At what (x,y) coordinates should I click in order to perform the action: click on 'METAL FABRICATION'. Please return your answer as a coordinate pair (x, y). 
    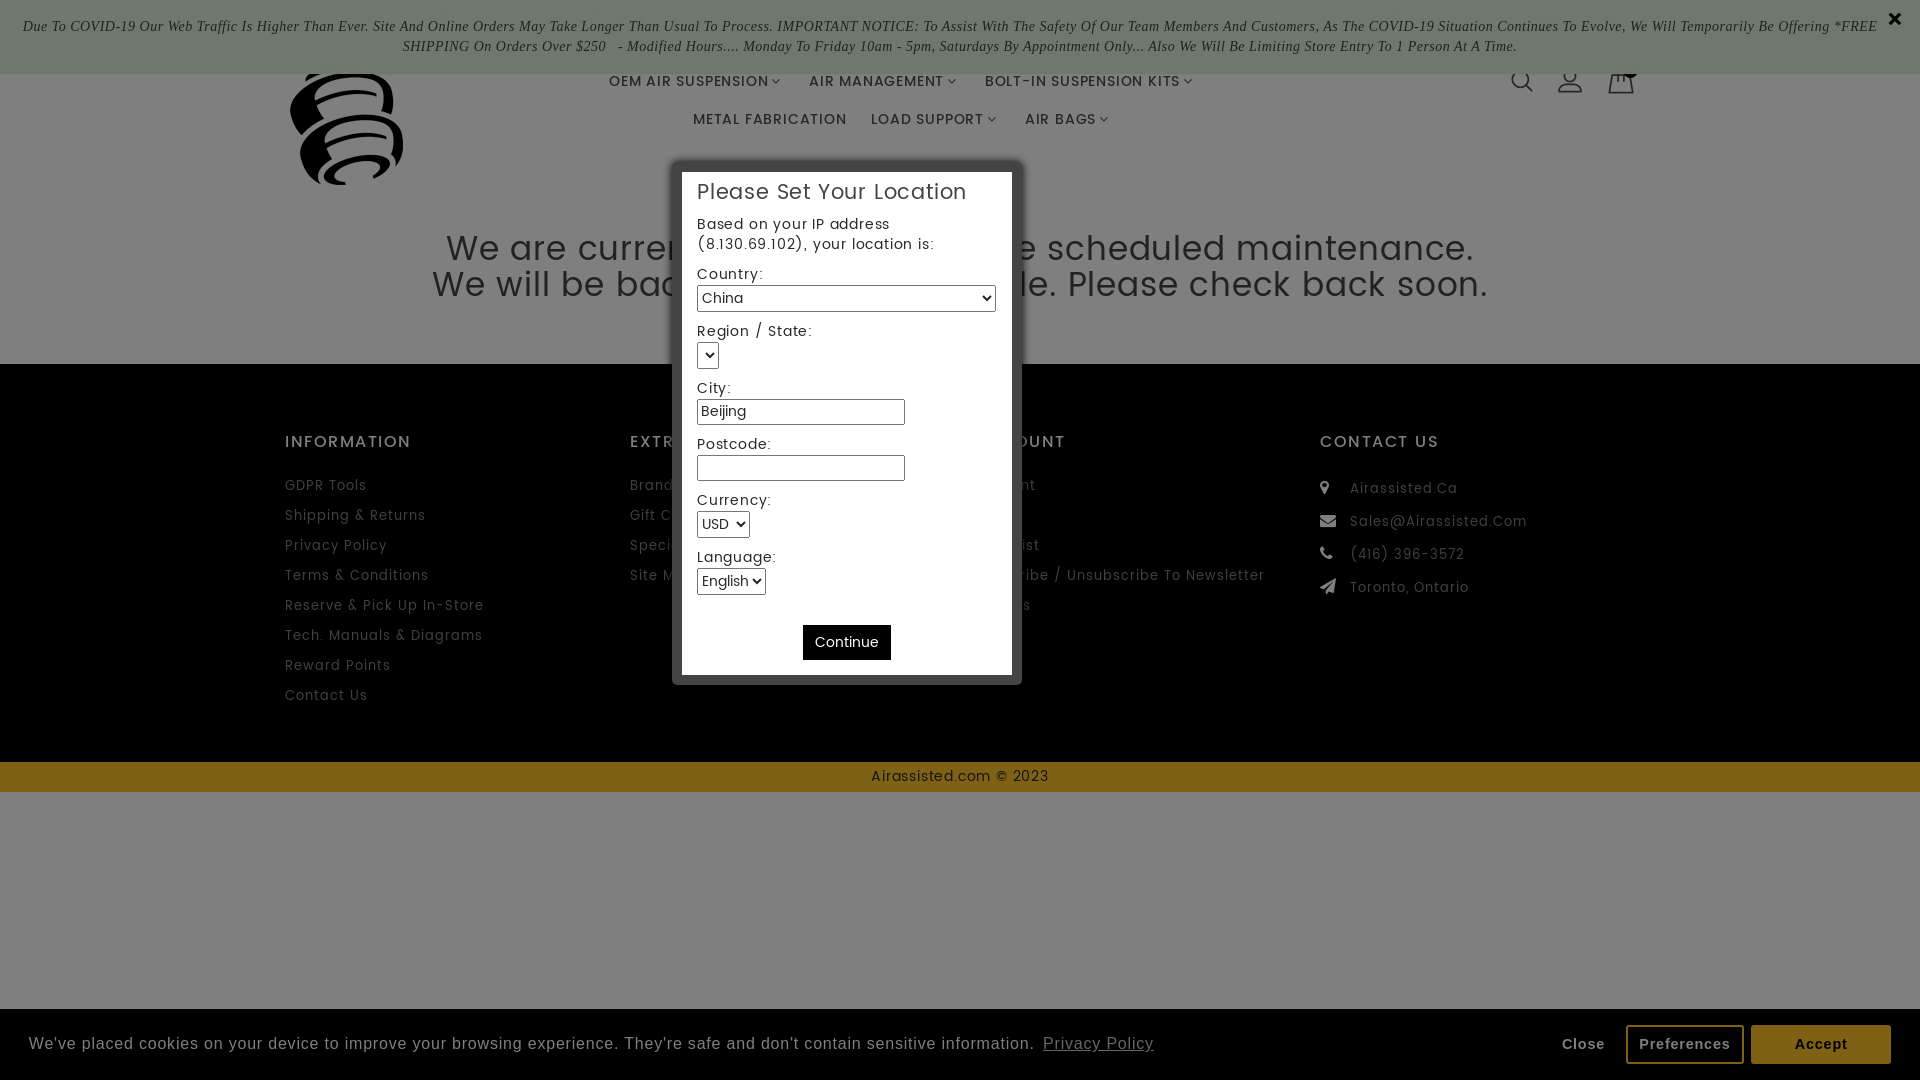
    Looking at the image, I should click on (768, 119).